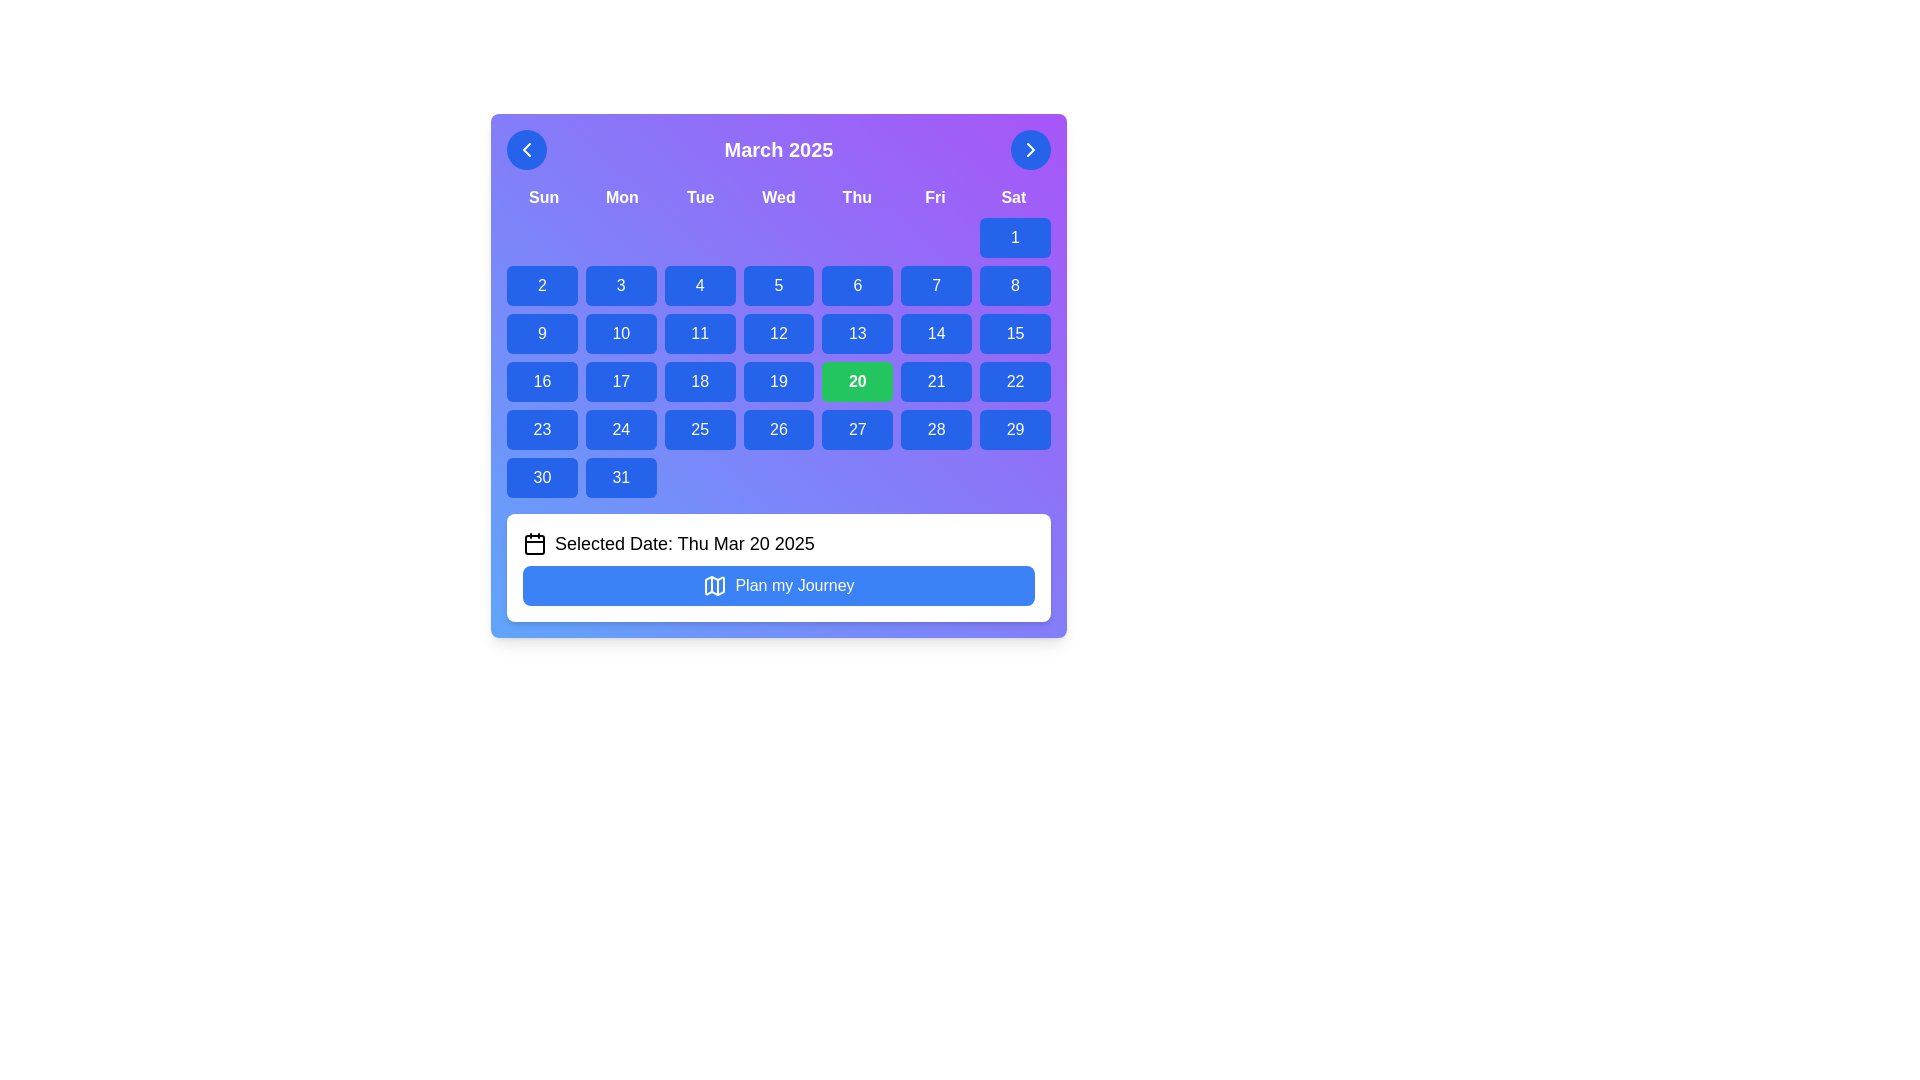 This screenshot has height=1080, width=1920. What do you see at coordinates (777, 149) in the screenshot?
I see `text content of the text label displaying 'March 2025', which is centrally located at the top of the calendar interface` at bounding box center [777, 149].